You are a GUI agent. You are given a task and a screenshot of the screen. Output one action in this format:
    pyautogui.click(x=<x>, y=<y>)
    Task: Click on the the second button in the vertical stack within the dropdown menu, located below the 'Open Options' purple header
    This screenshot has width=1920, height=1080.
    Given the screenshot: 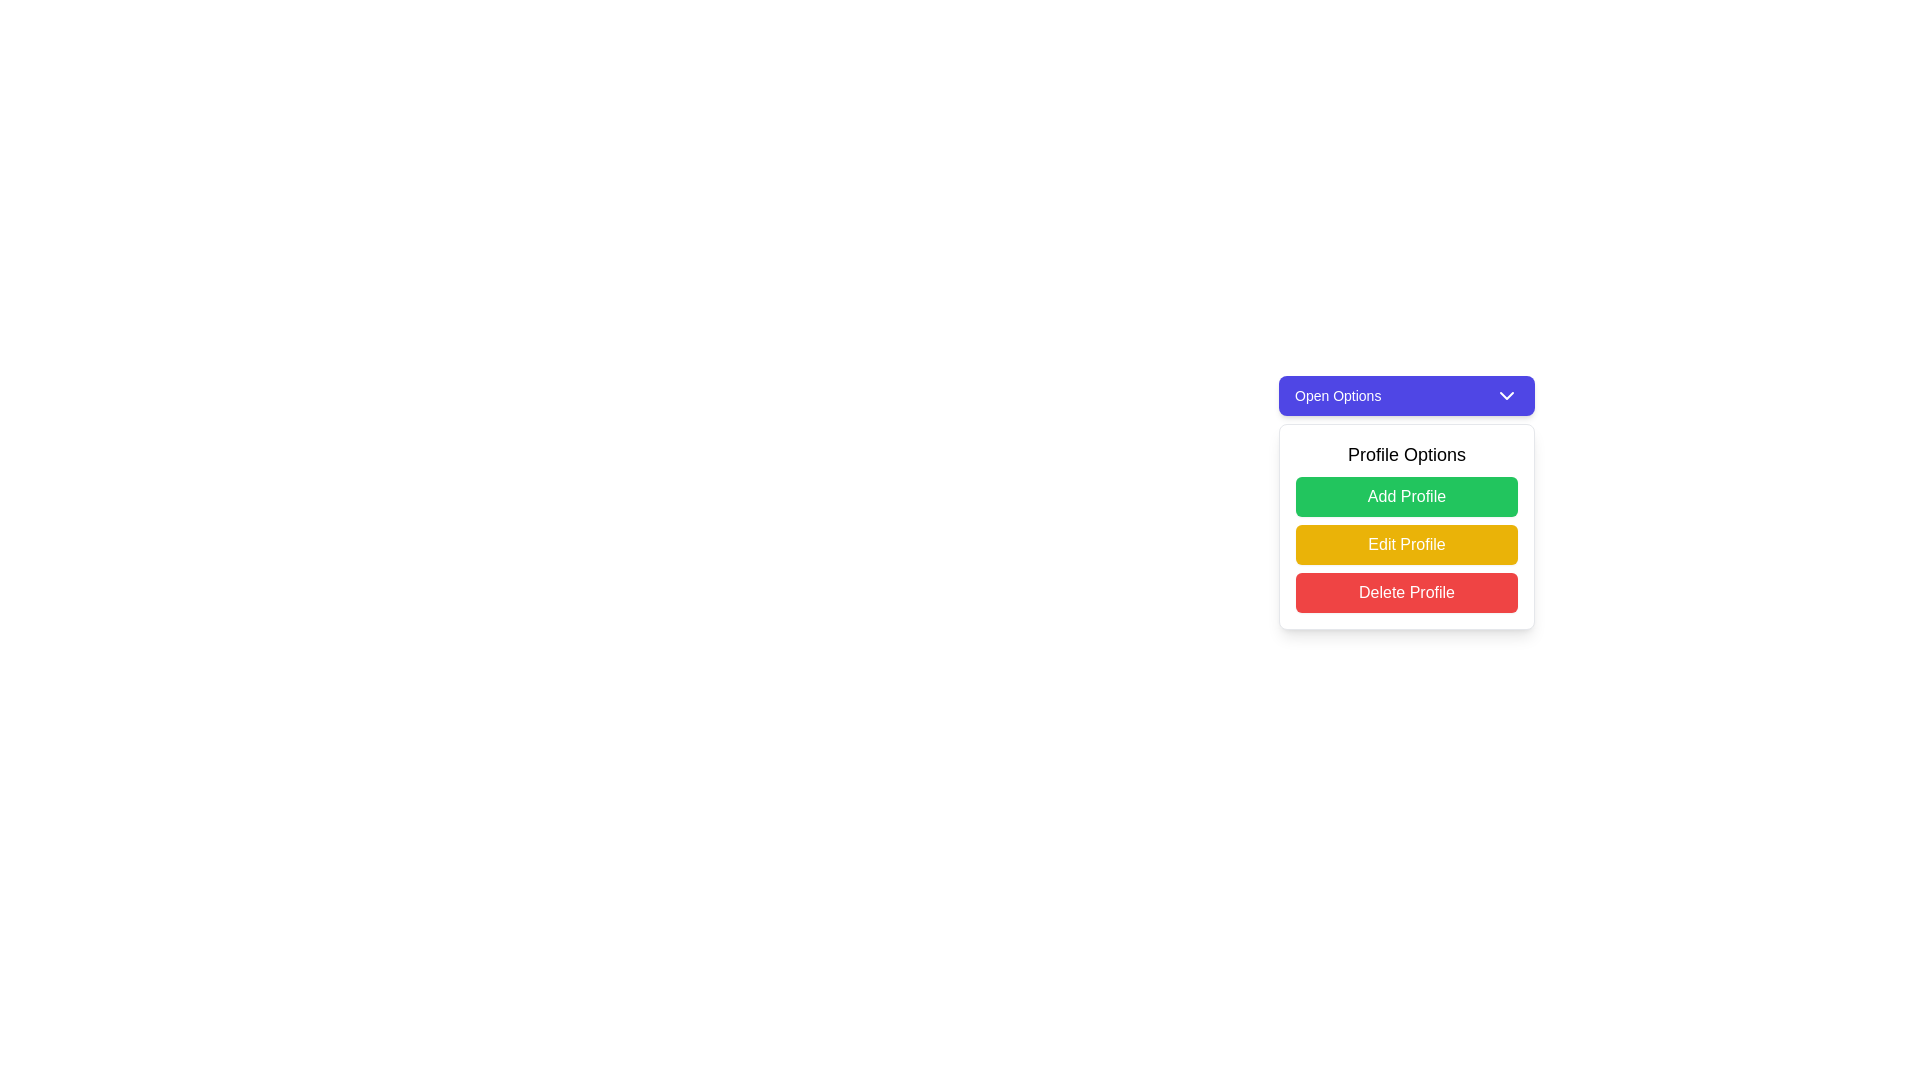 What is the action you would take?
    pyautogui.click(x=1405, y=550)
    